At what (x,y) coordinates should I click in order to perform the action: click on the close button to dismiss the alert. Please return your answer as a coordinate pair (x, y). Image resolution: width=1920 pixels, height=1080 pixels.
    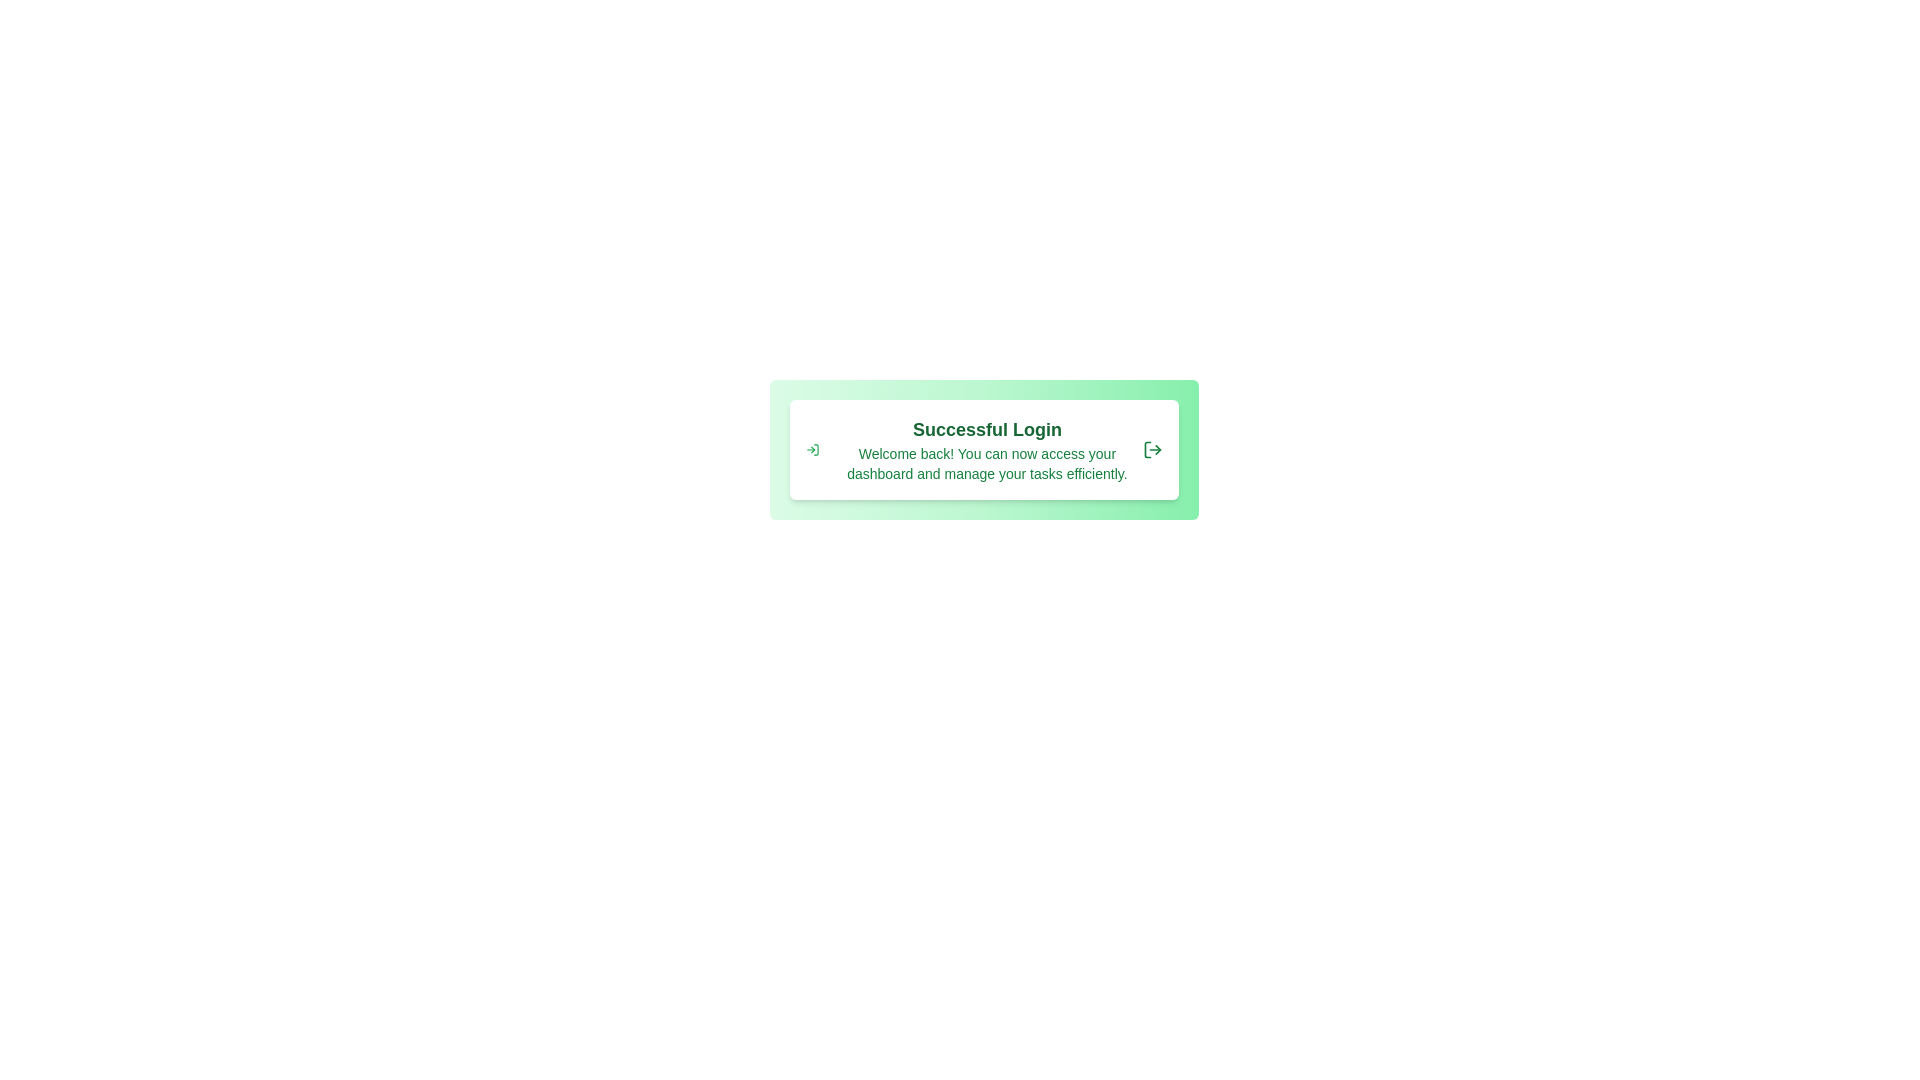
    Looking at the image, I should click on (1152, 450).